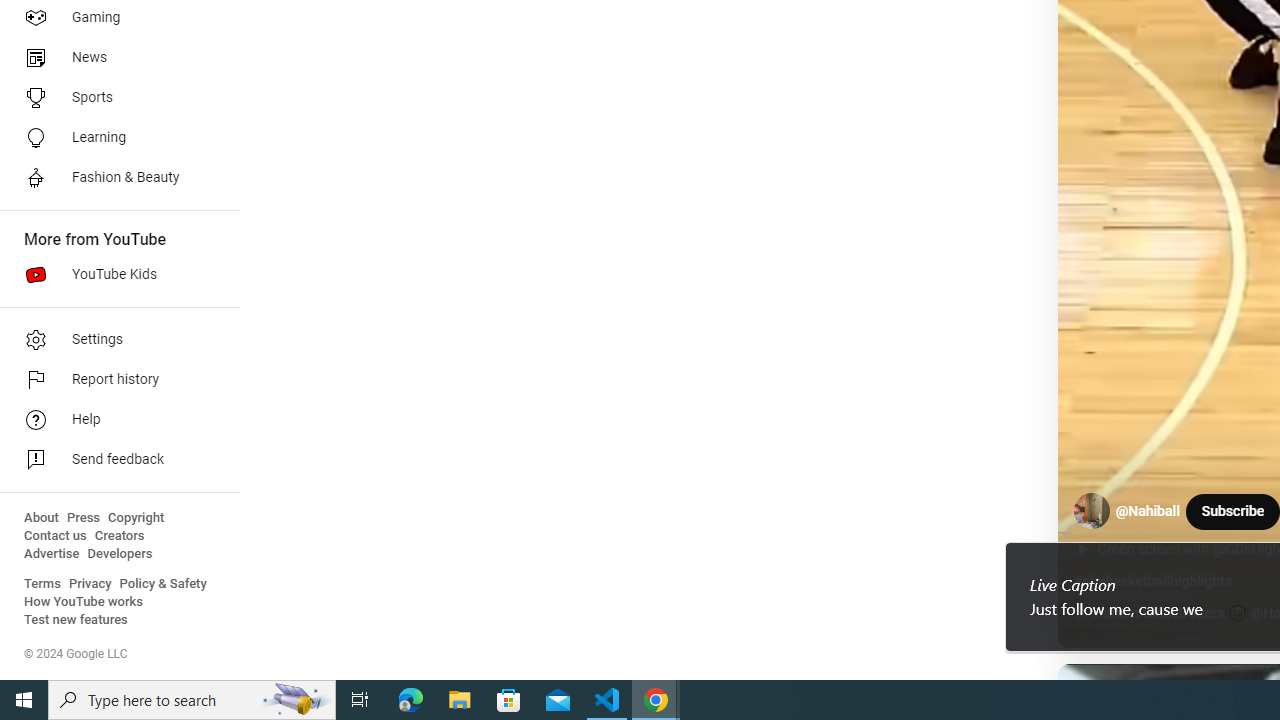  Describe the element at coordinates (118, 535) in the screenshot. I see `'Creators'` at that location.